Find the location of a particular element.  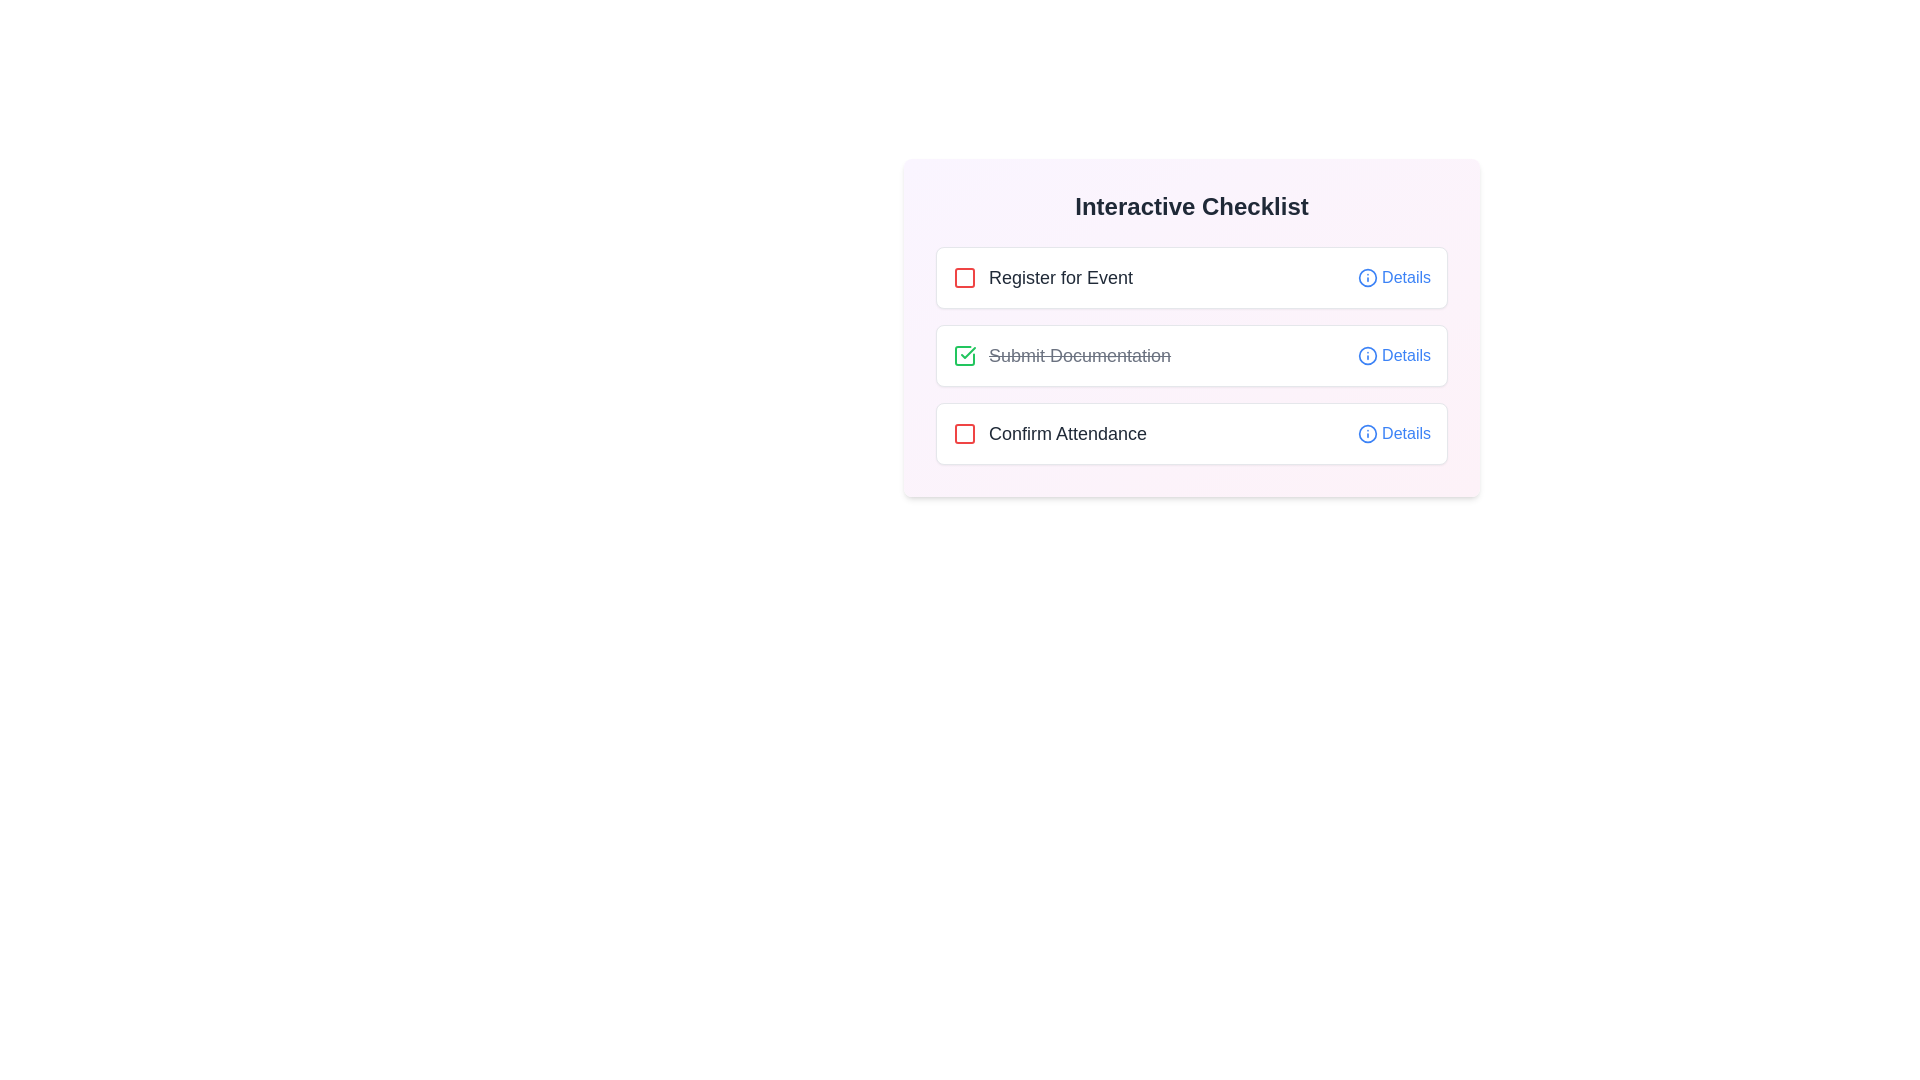

the first checkbox in the checklist for 'Submit Documentation' is located at coordinates (964, 354).